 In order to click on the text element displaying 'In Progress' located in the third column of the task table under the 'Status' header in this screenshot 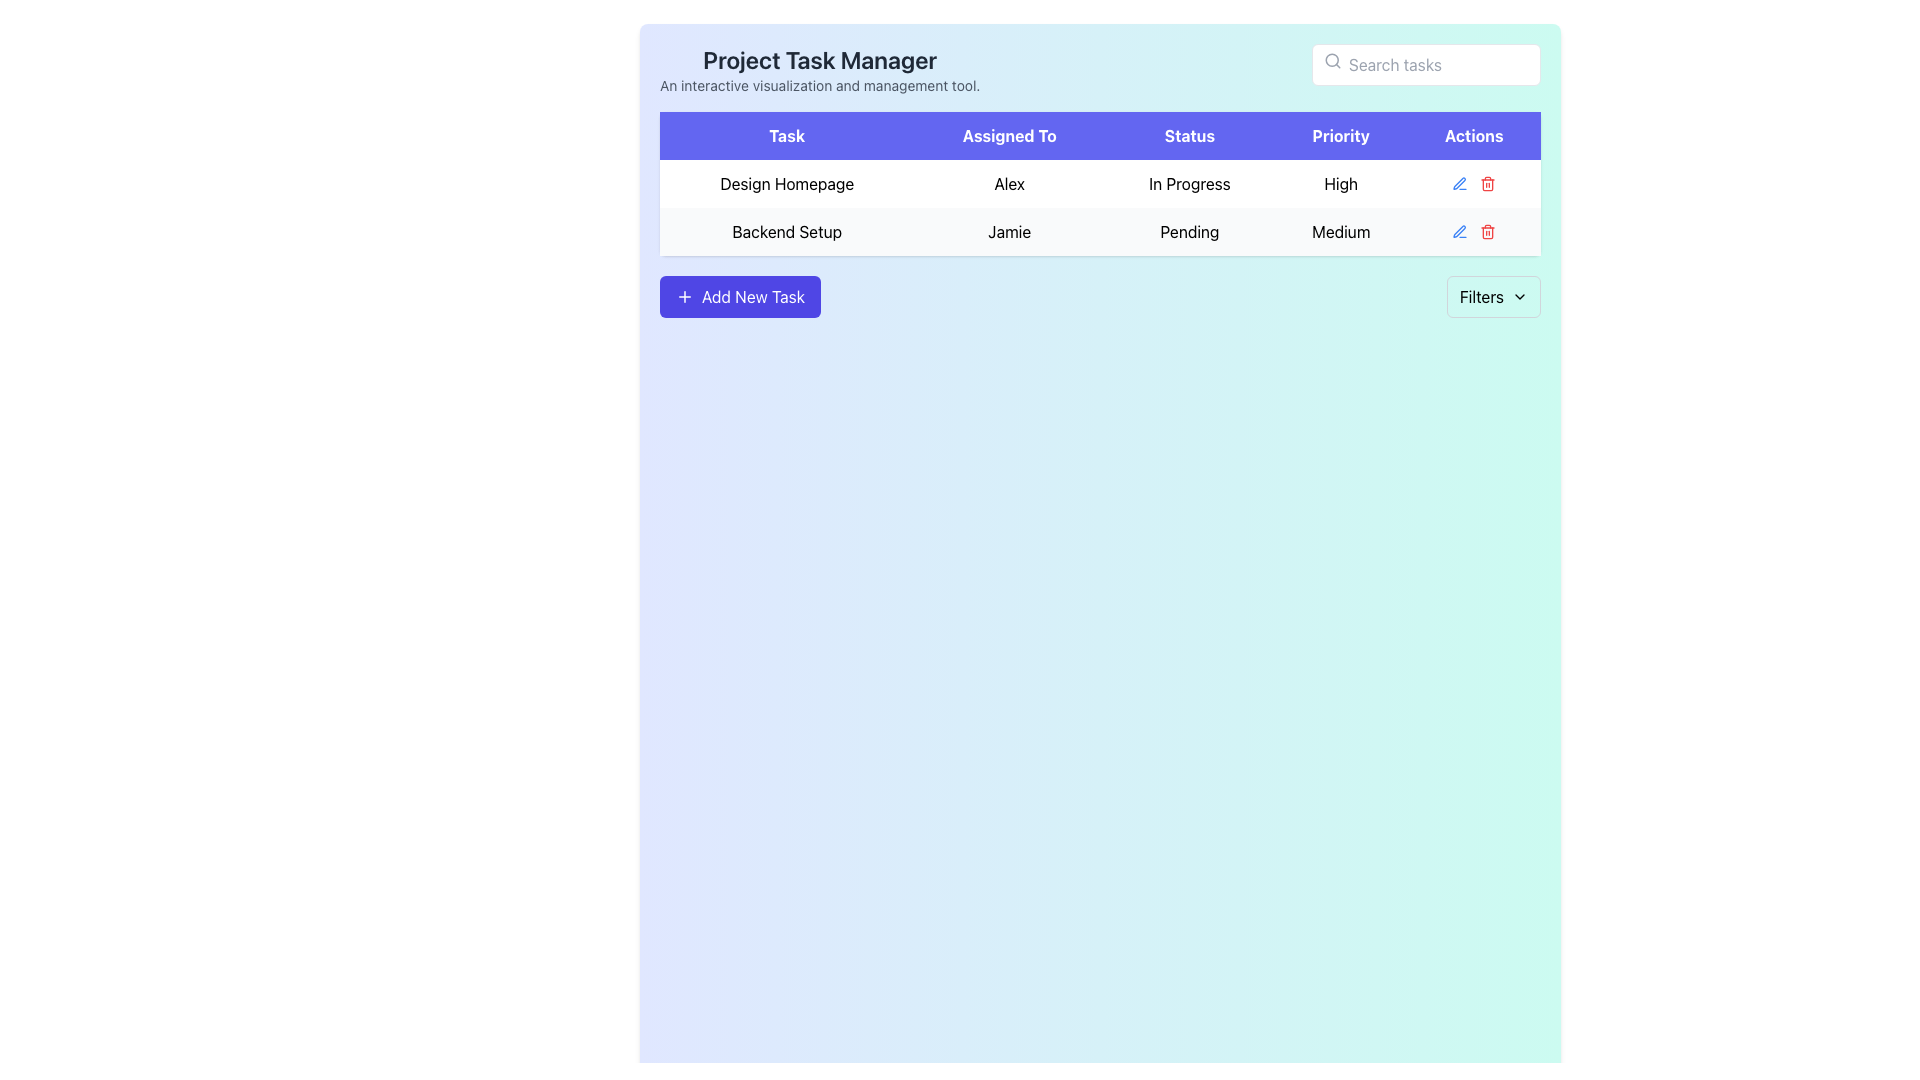, I will do `click(1189, 184)`.